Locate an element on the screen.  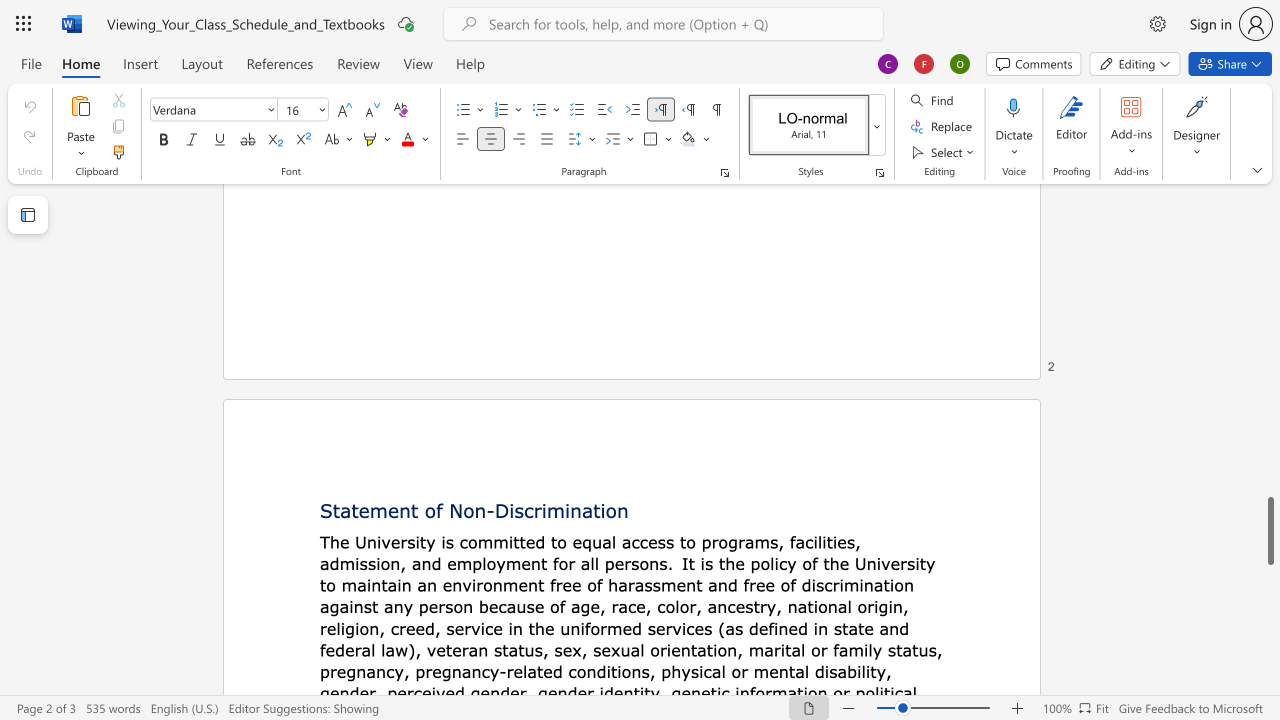
the scrollbar on the right is located at coordinates (1269, 400).